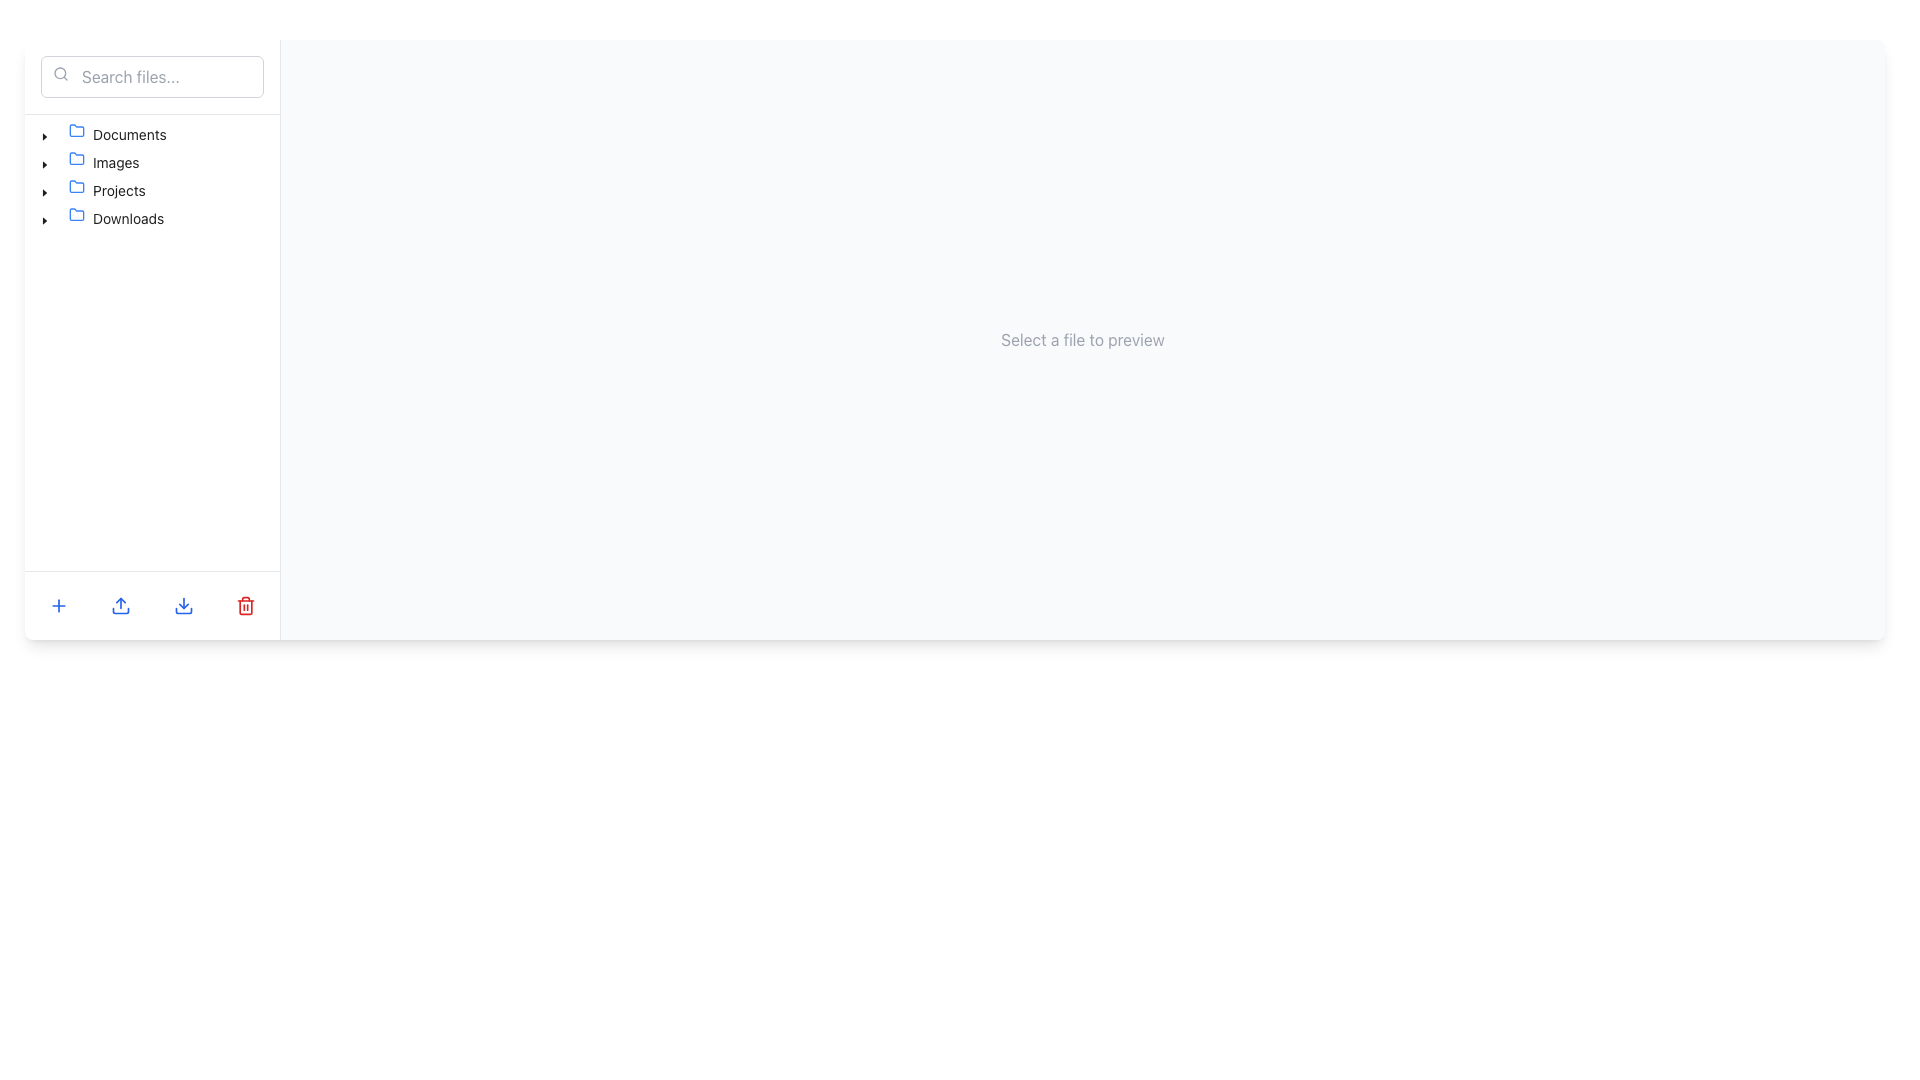 This screenshot has height=1080, width=1920. What do you see at coordinates (115, 161) in the screenshot?
I see `the 'Images' text label in the navigation pane` at bounding box center [115, 161].